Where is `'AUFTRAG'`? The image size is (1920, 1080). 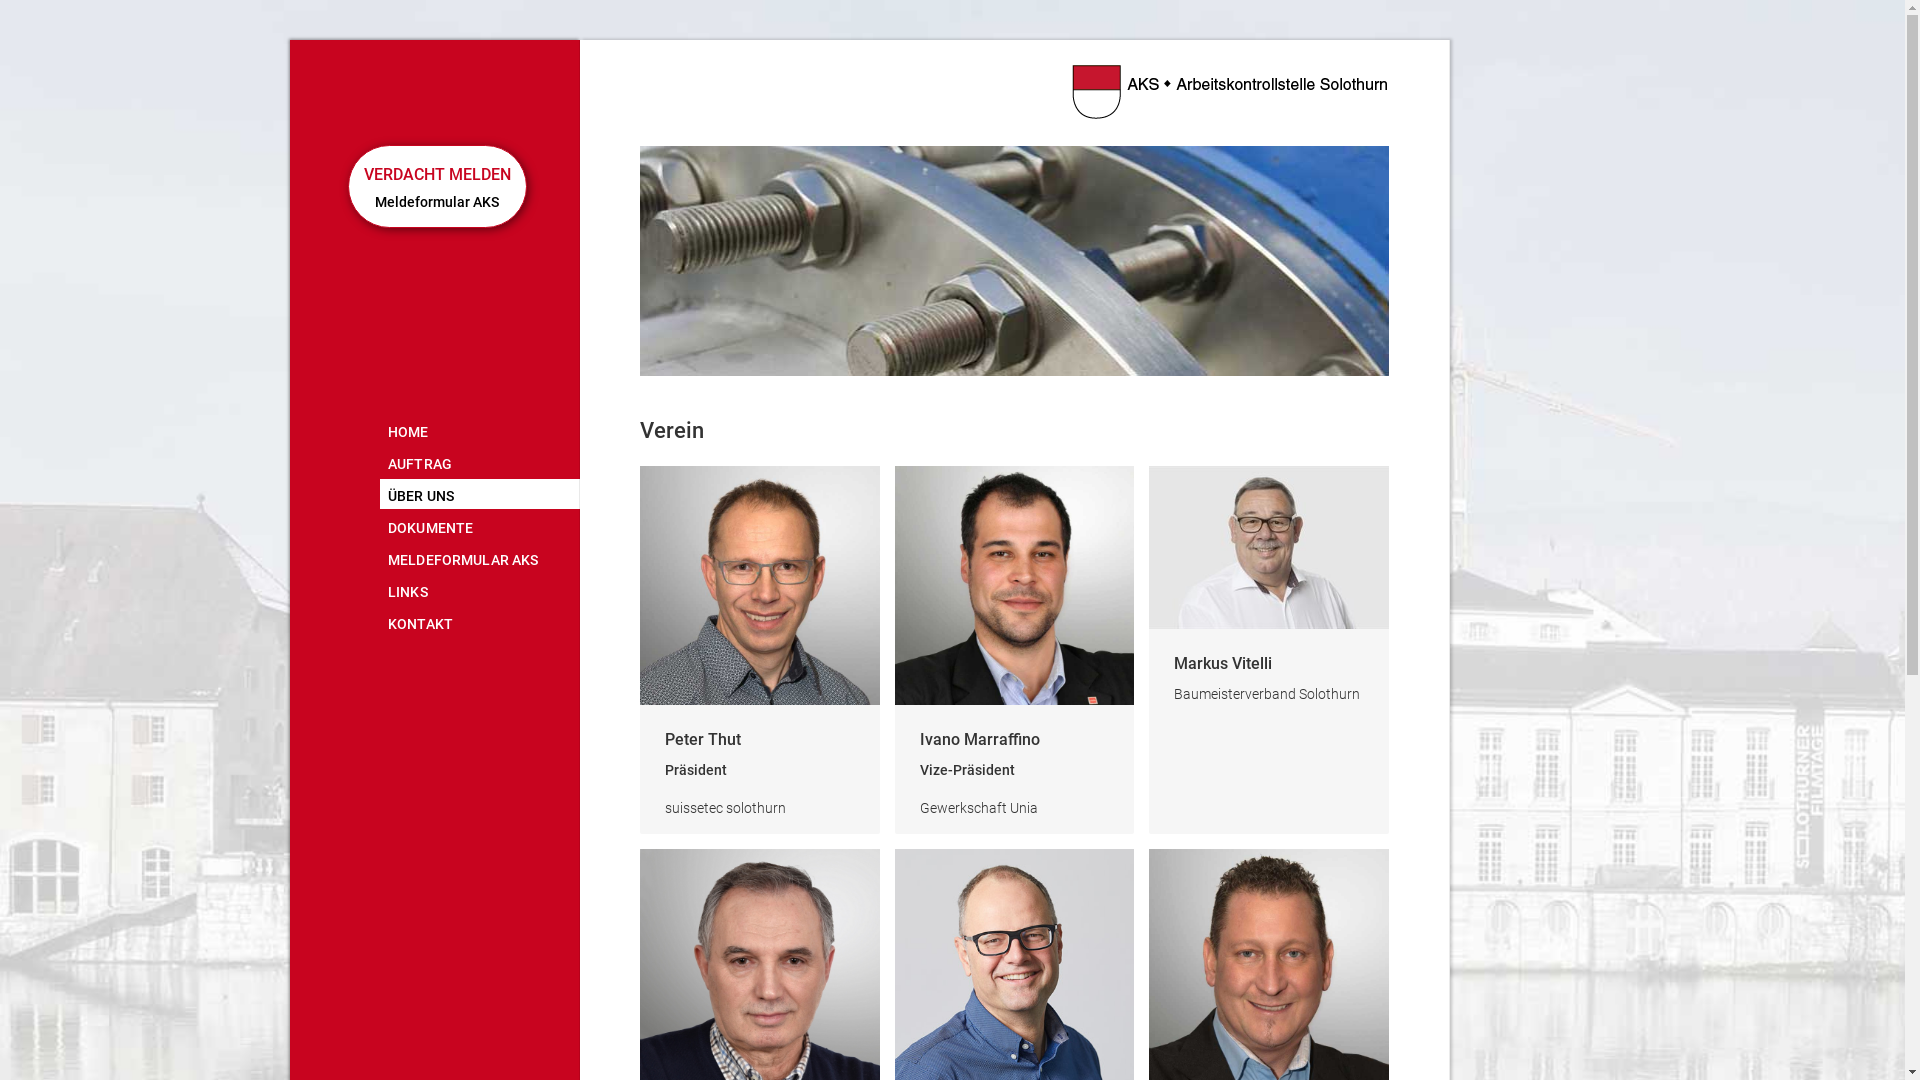 'AUFTRAG' is located at coordinates (480, 462).